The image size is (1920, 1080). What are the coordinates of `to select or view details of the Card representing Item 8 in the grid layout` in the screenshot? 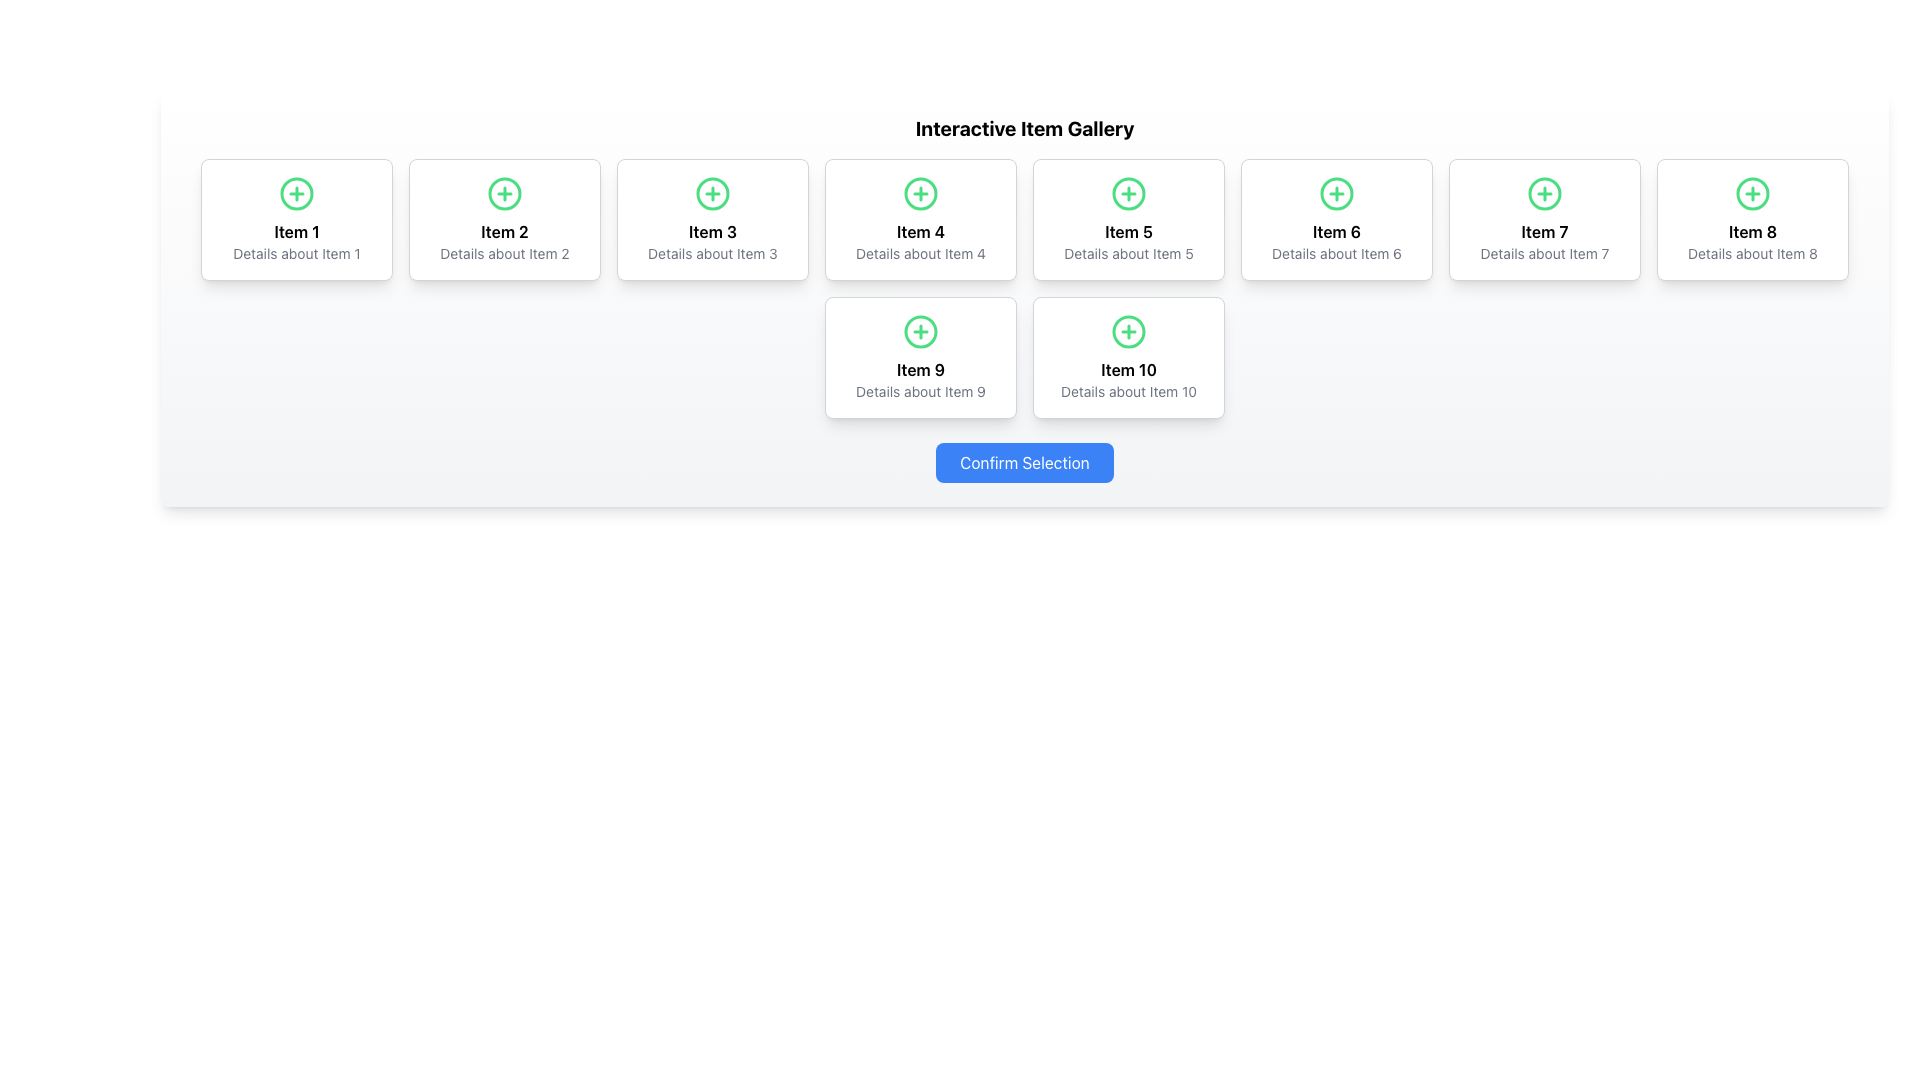 It's located at (1751, 219).